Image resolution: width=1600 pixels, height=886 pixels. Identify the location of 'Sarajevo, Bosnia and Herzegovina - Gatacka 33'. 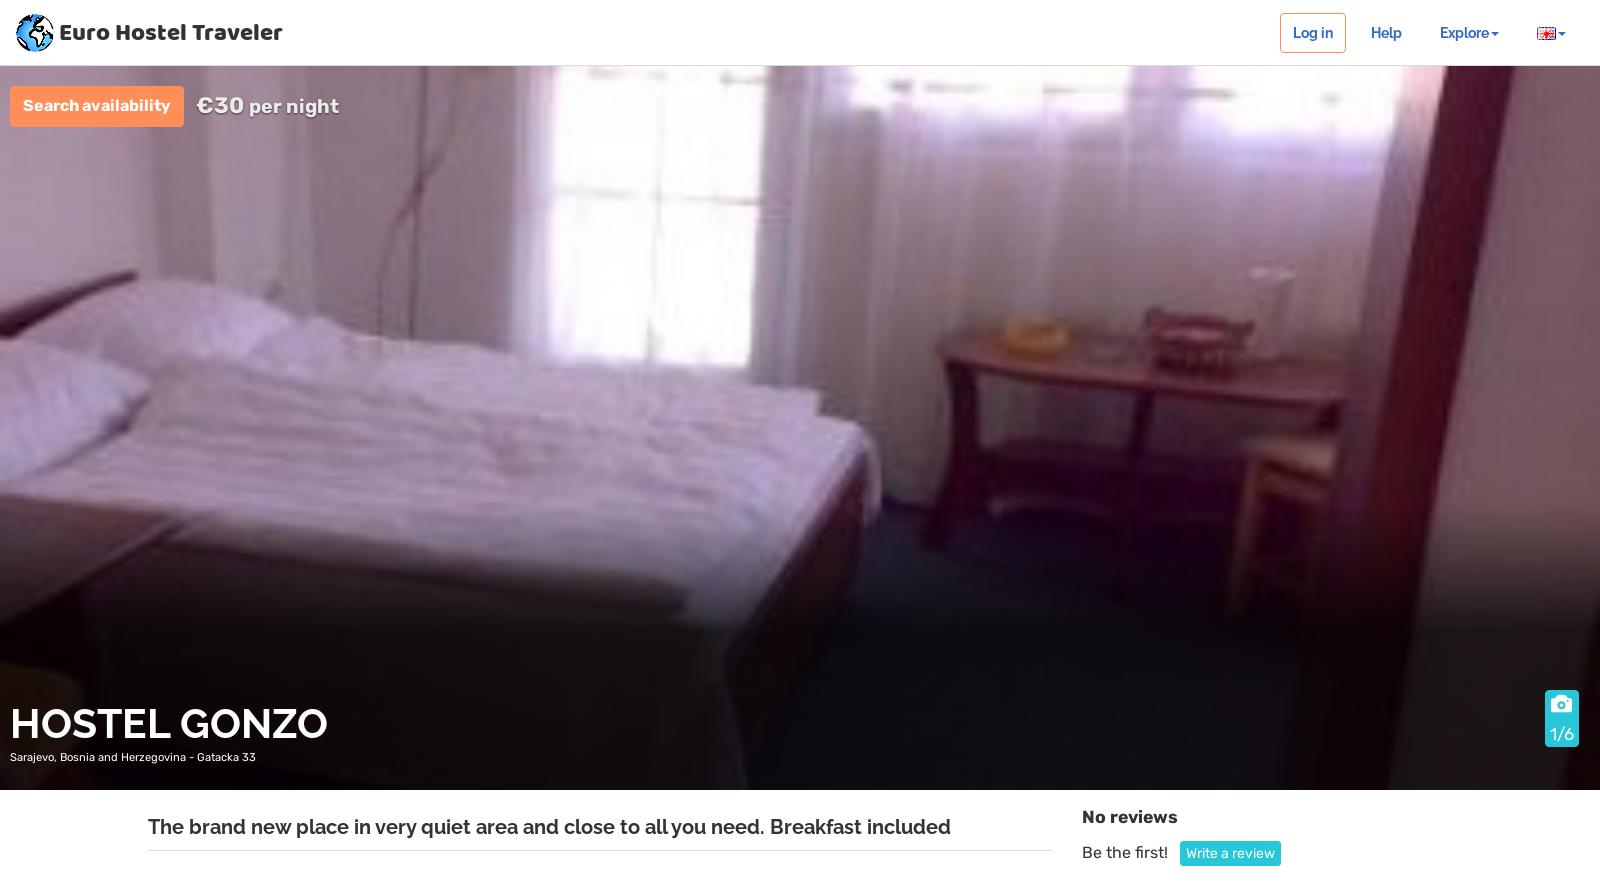
(131, 755).